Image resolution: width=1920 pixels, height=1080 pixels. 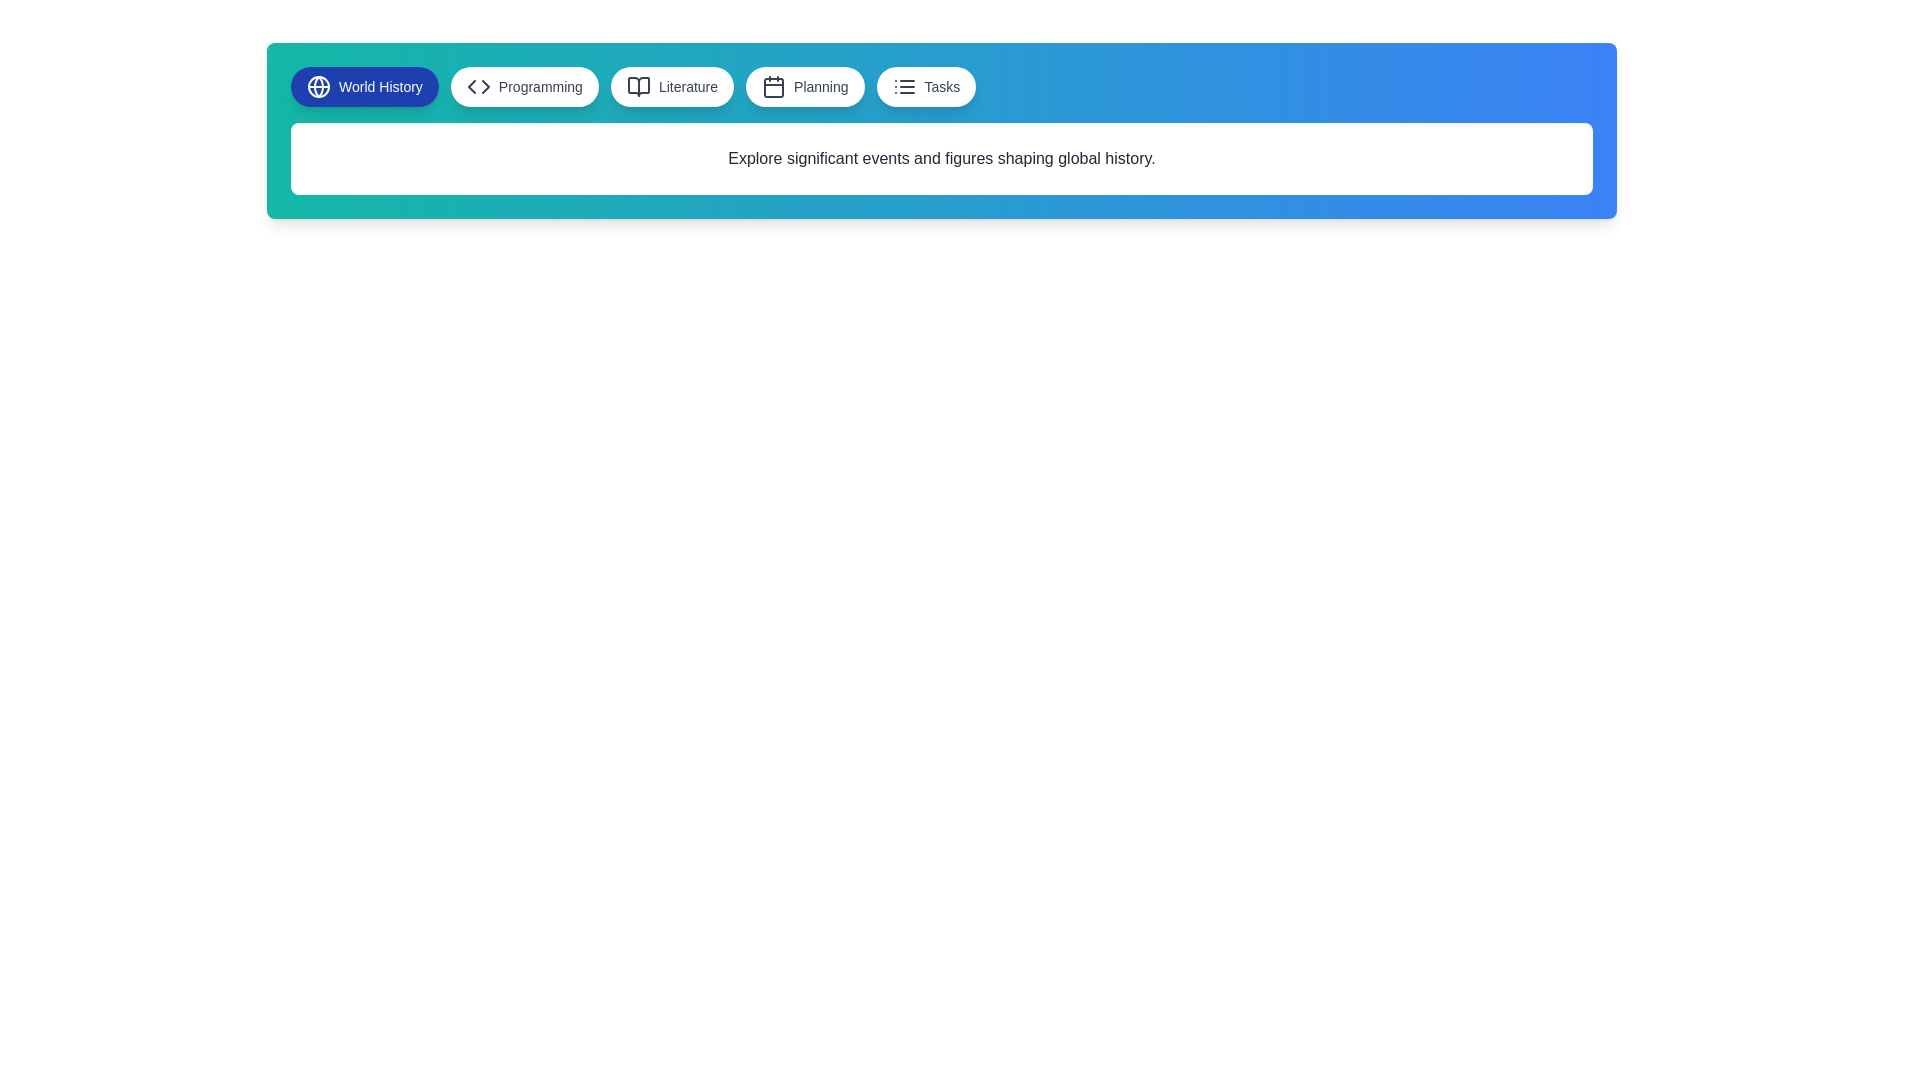 I want to click on the tab labeled World History to view its content, so click(x=364, y=86).